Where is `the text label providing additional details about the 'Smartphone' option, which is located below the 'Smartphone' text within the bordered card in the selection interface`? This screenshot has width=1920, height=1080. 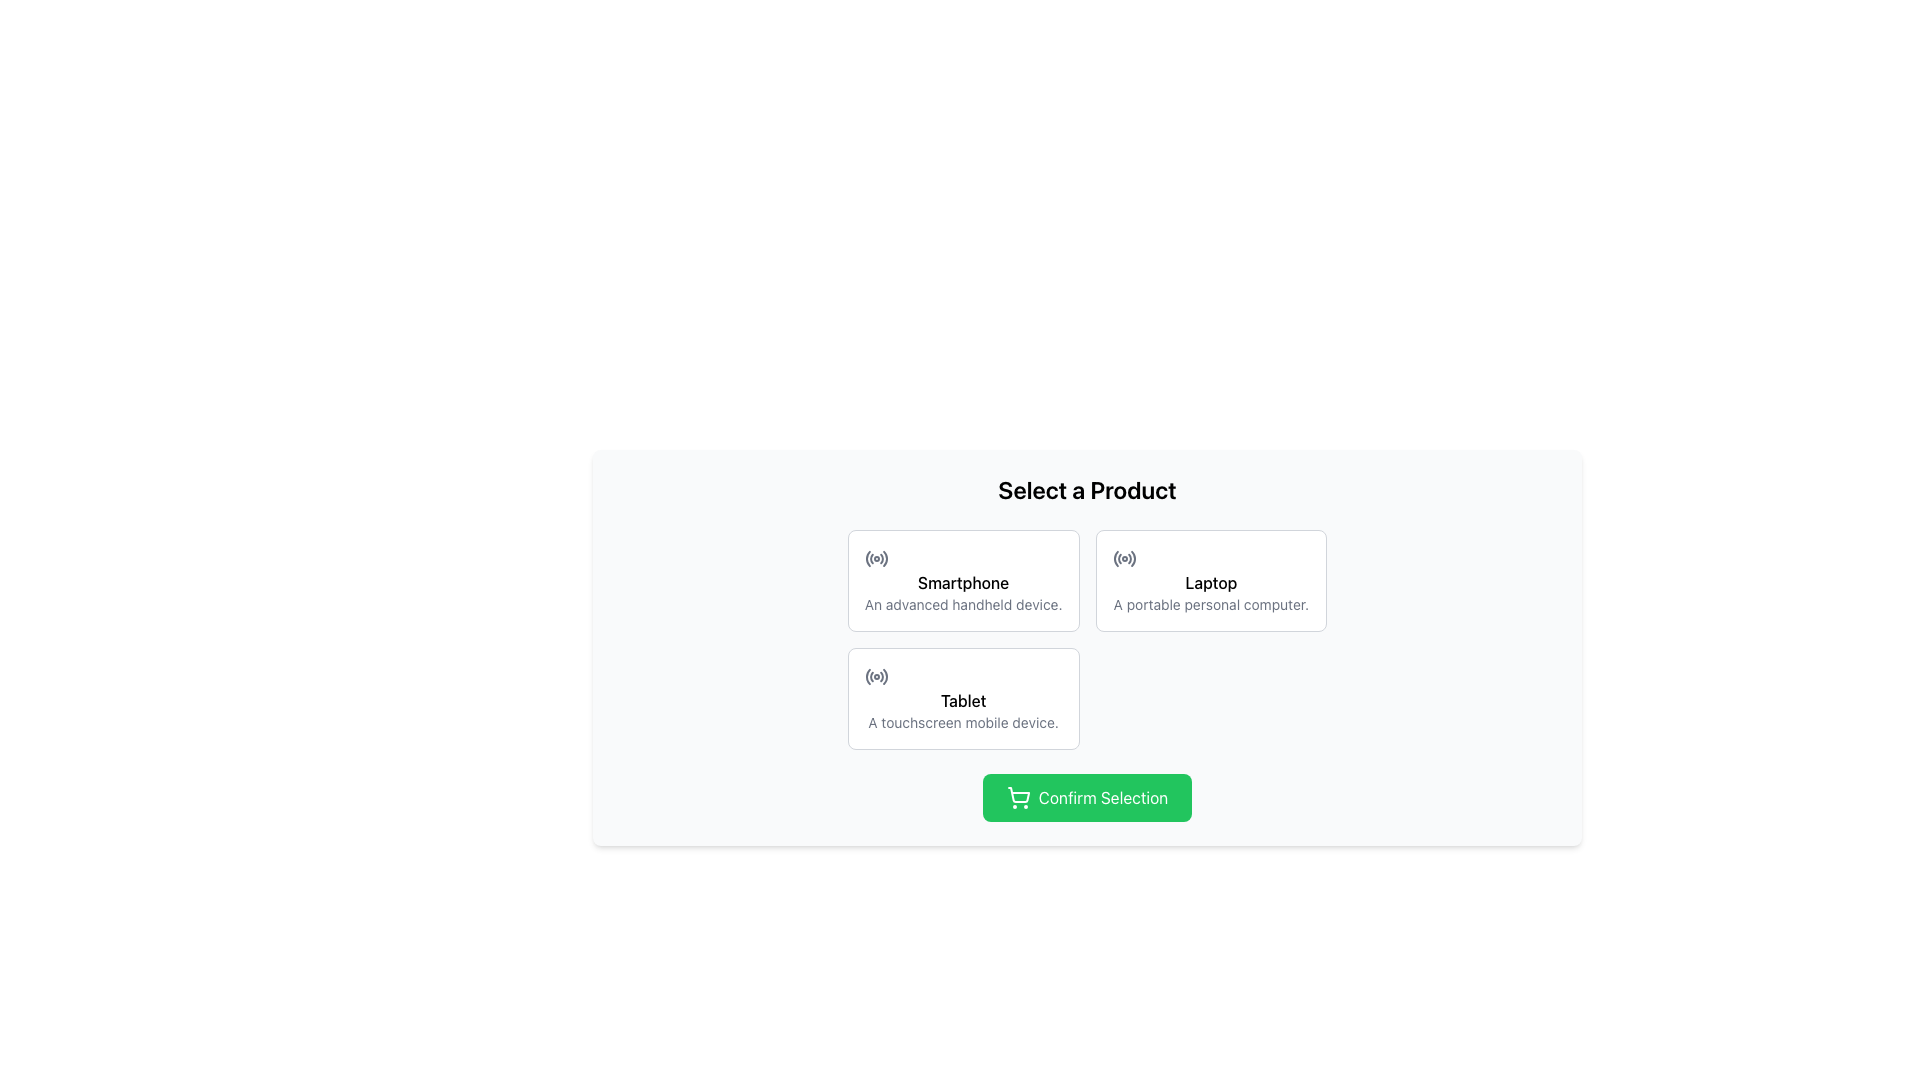
the text label providing additional details about the 'Smartphone' option, which is located below the 'Smartphone' text within the bordered card in the selection interface is located at coordinates (963, 604).